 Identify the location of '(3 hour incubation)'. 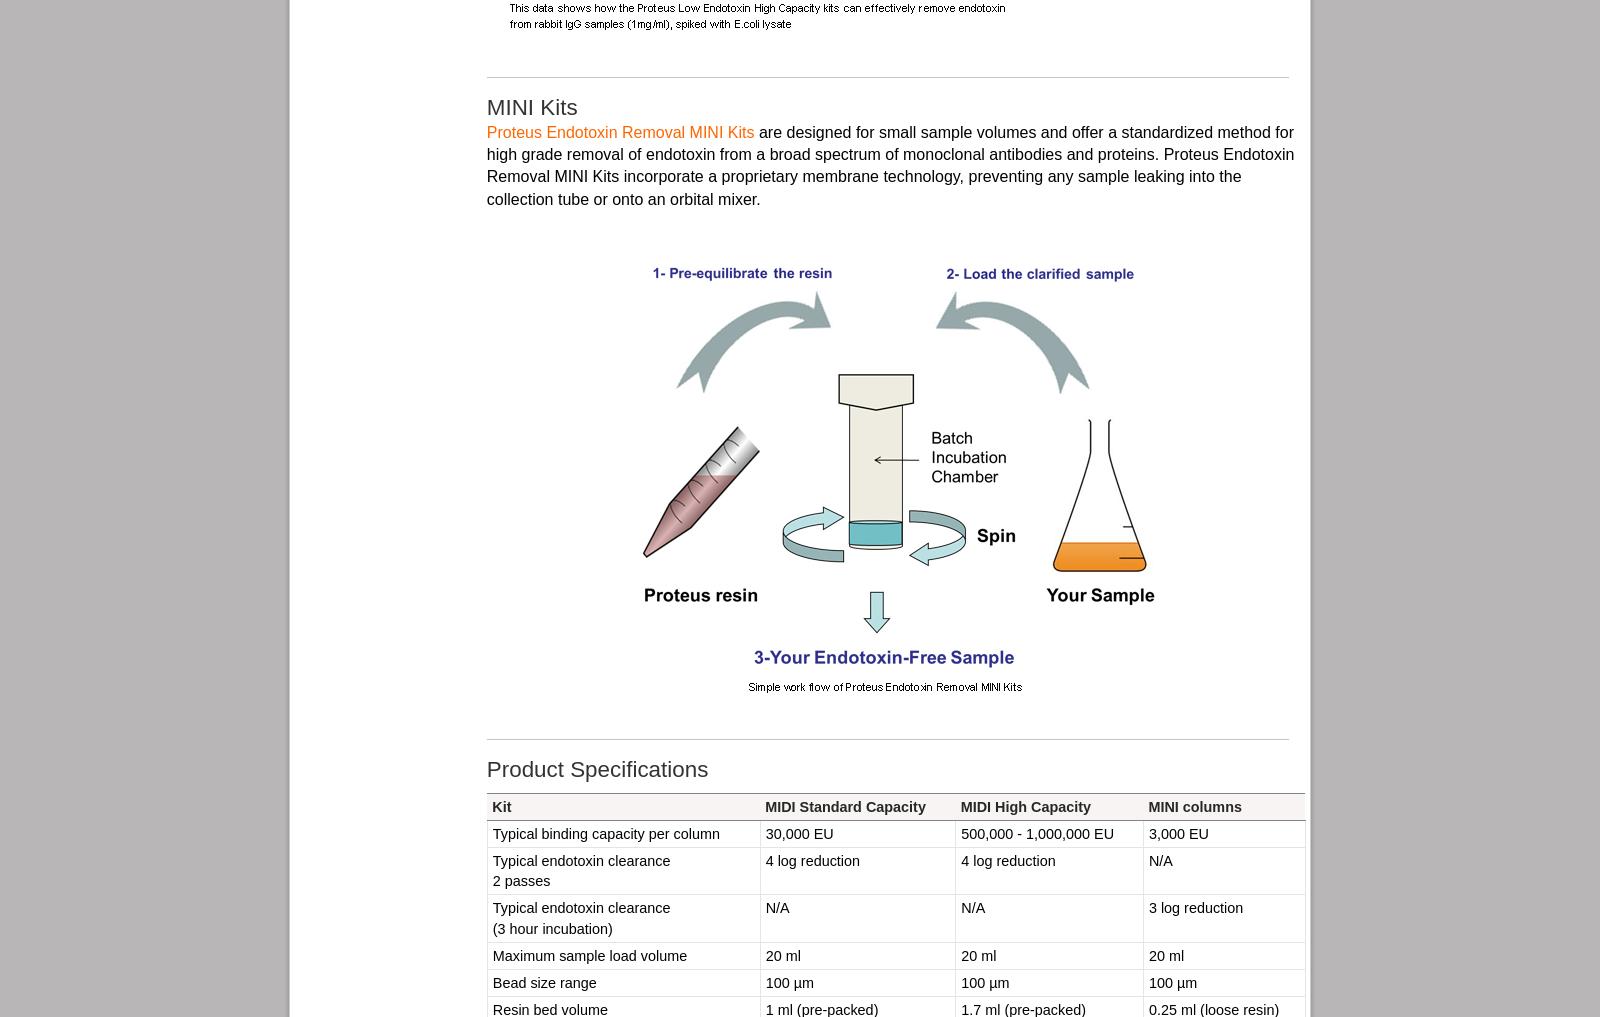
(551, 927).